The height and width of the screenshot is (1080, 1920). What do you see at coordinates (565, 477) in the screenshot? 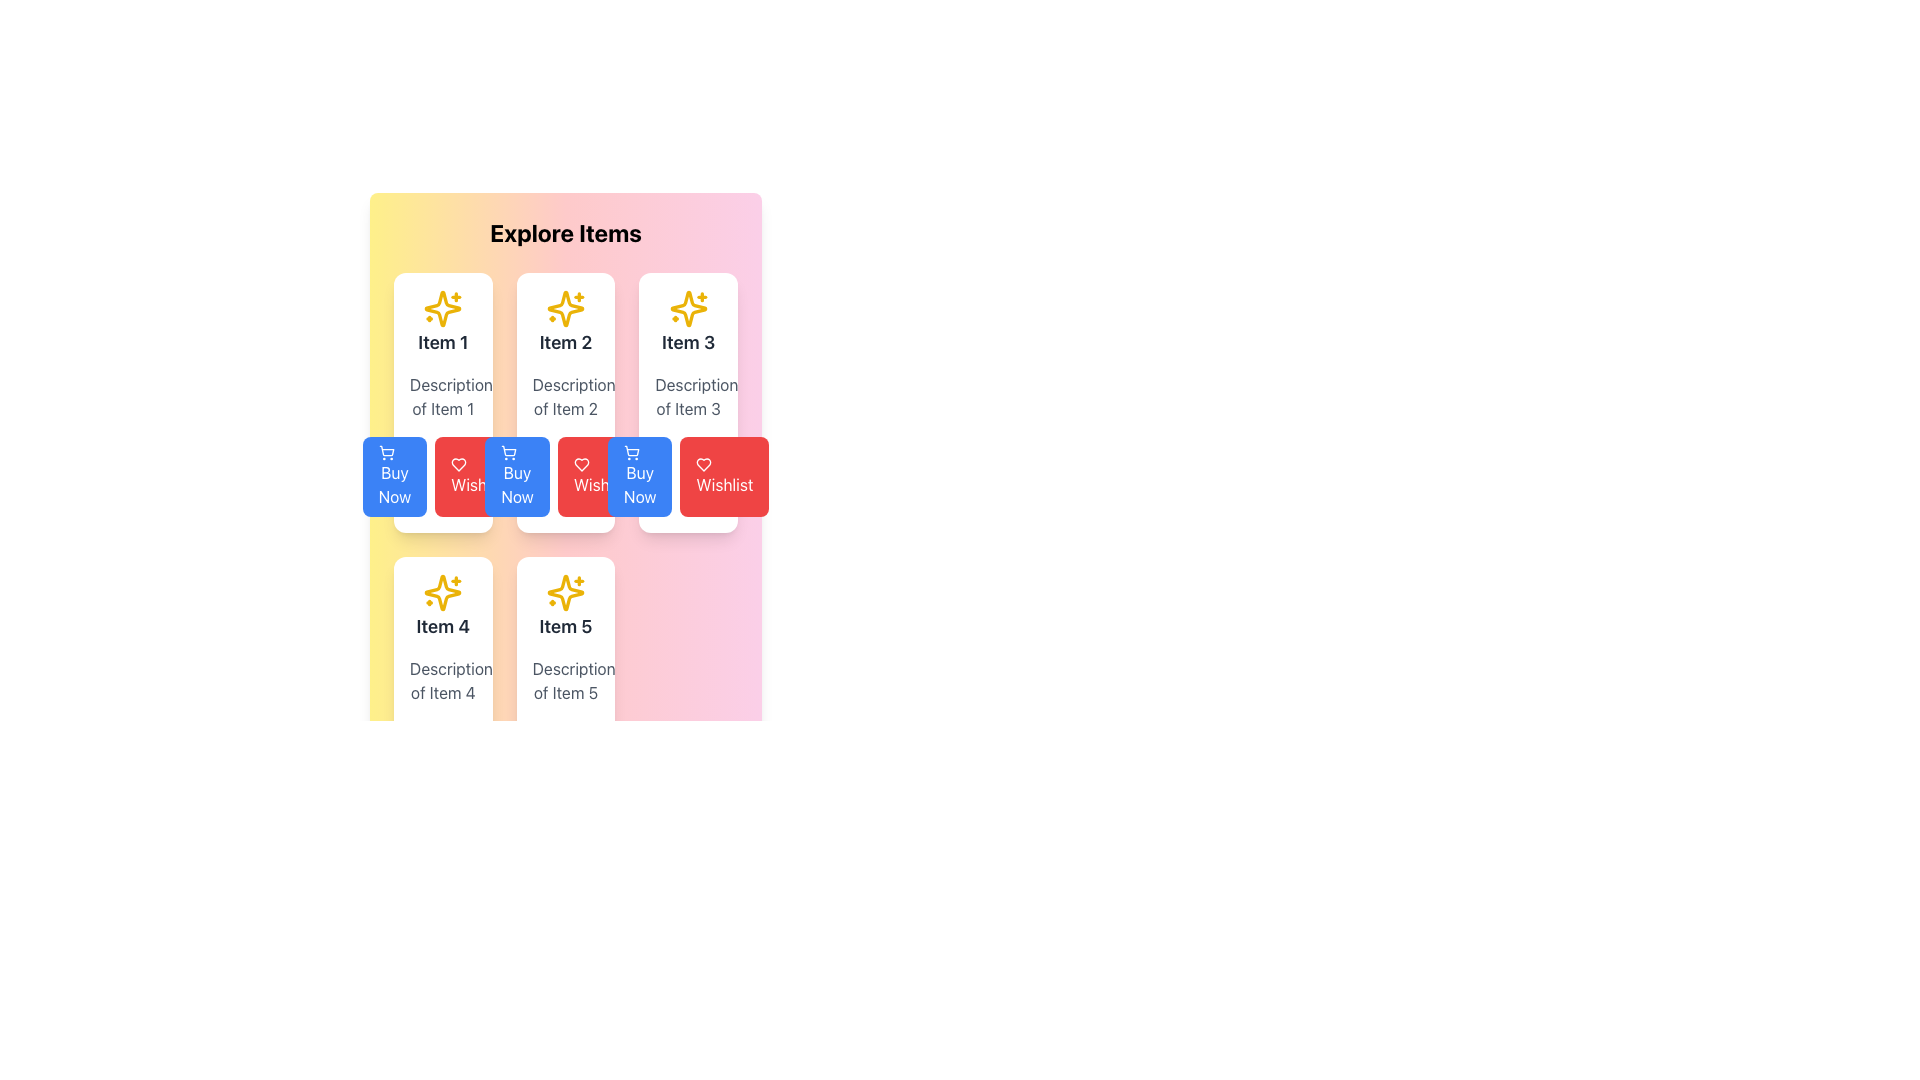
I see `the red button with rounded corners and white text reading 'Wishlist'` at bounding box center [565, 477].